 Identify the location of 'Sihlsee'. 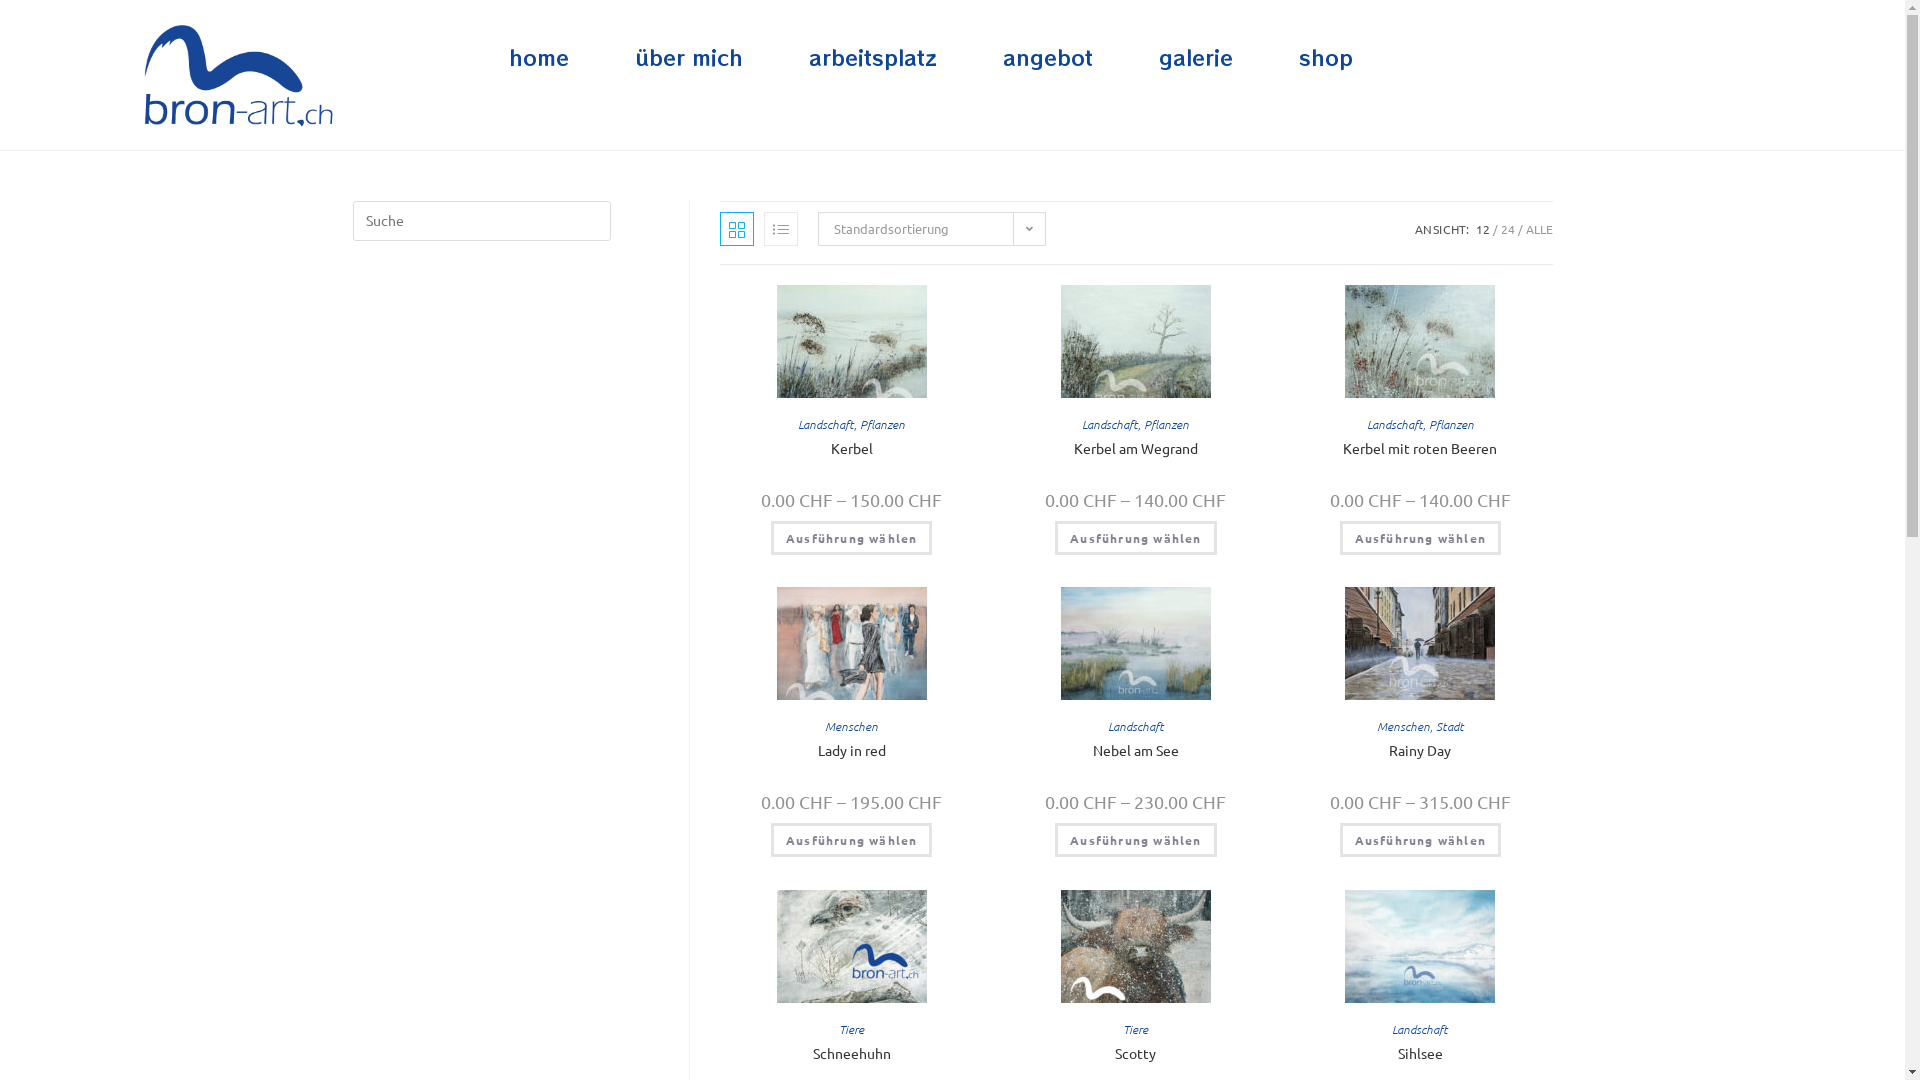
(1419, 1052).